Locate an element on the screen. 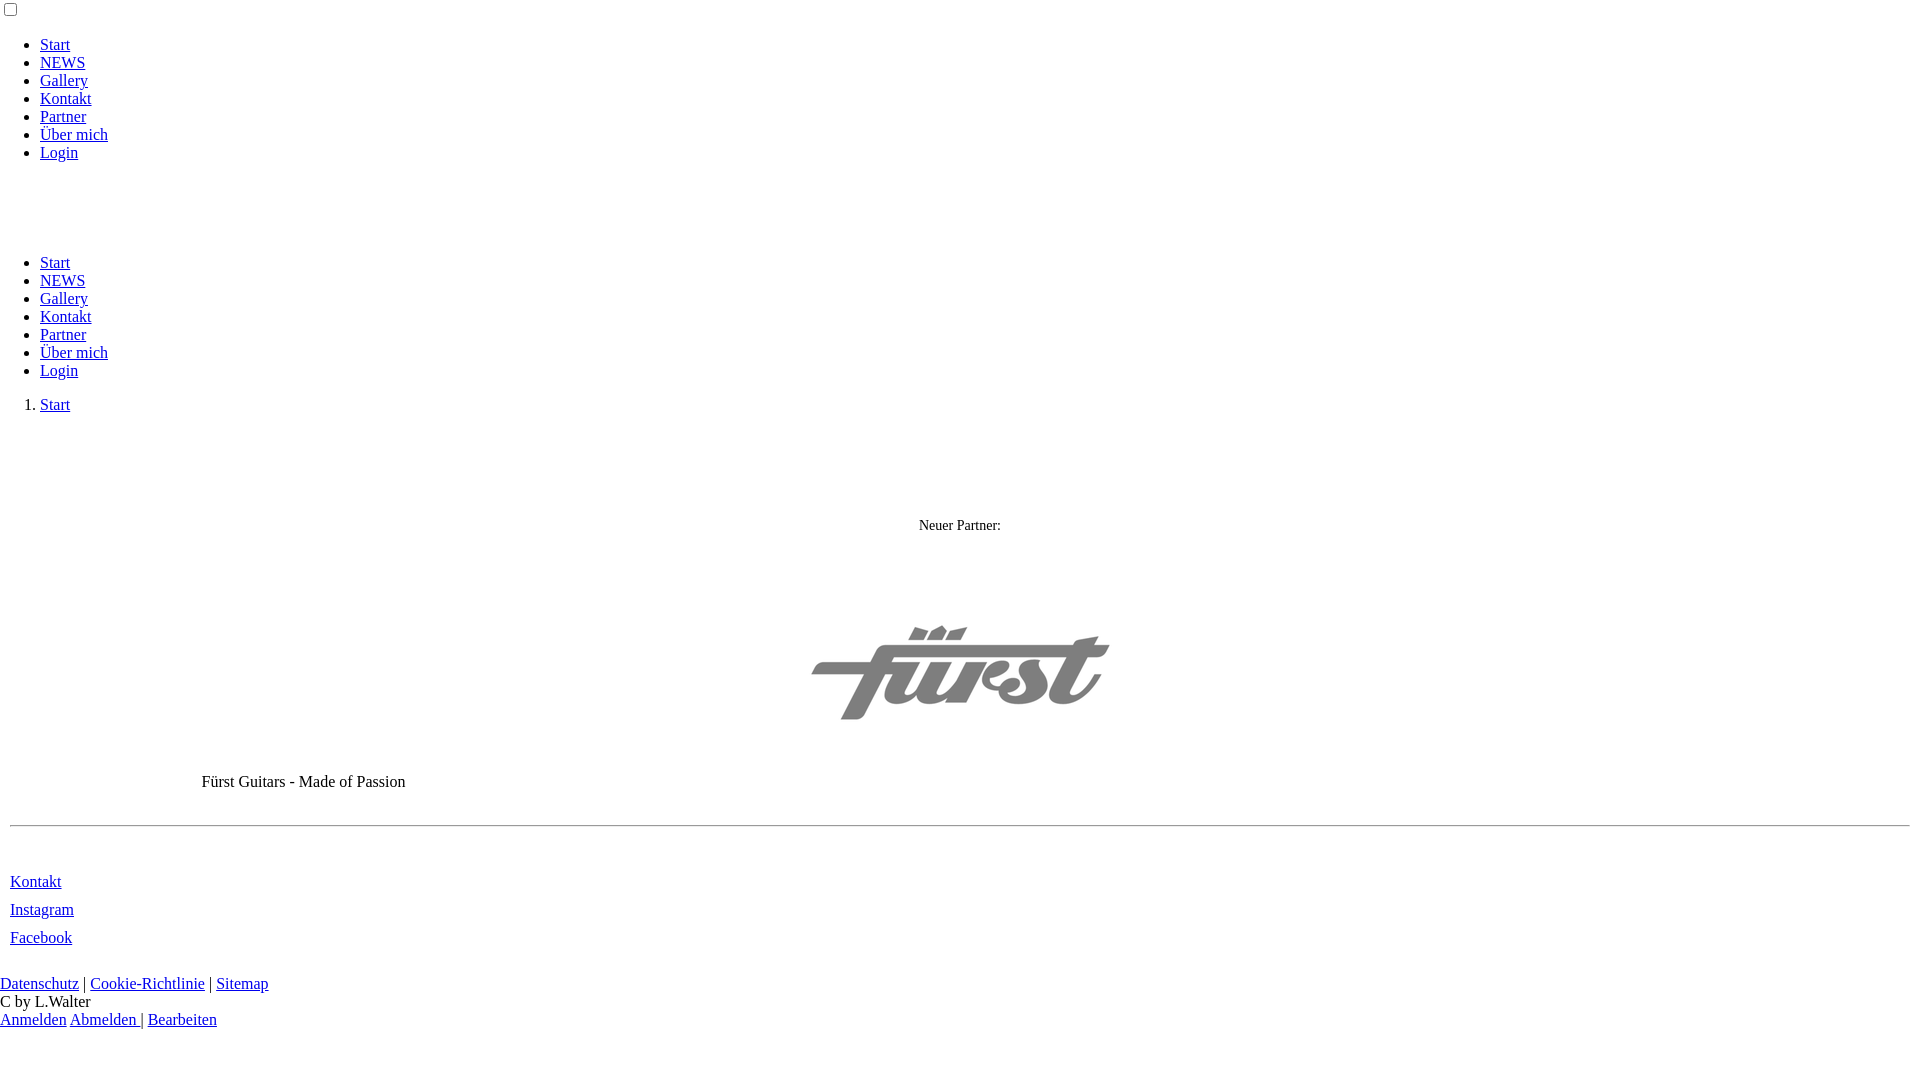 This screenshot has width=1920, height=1080. 'Anmelden' is located at coordinates (33, 1019).